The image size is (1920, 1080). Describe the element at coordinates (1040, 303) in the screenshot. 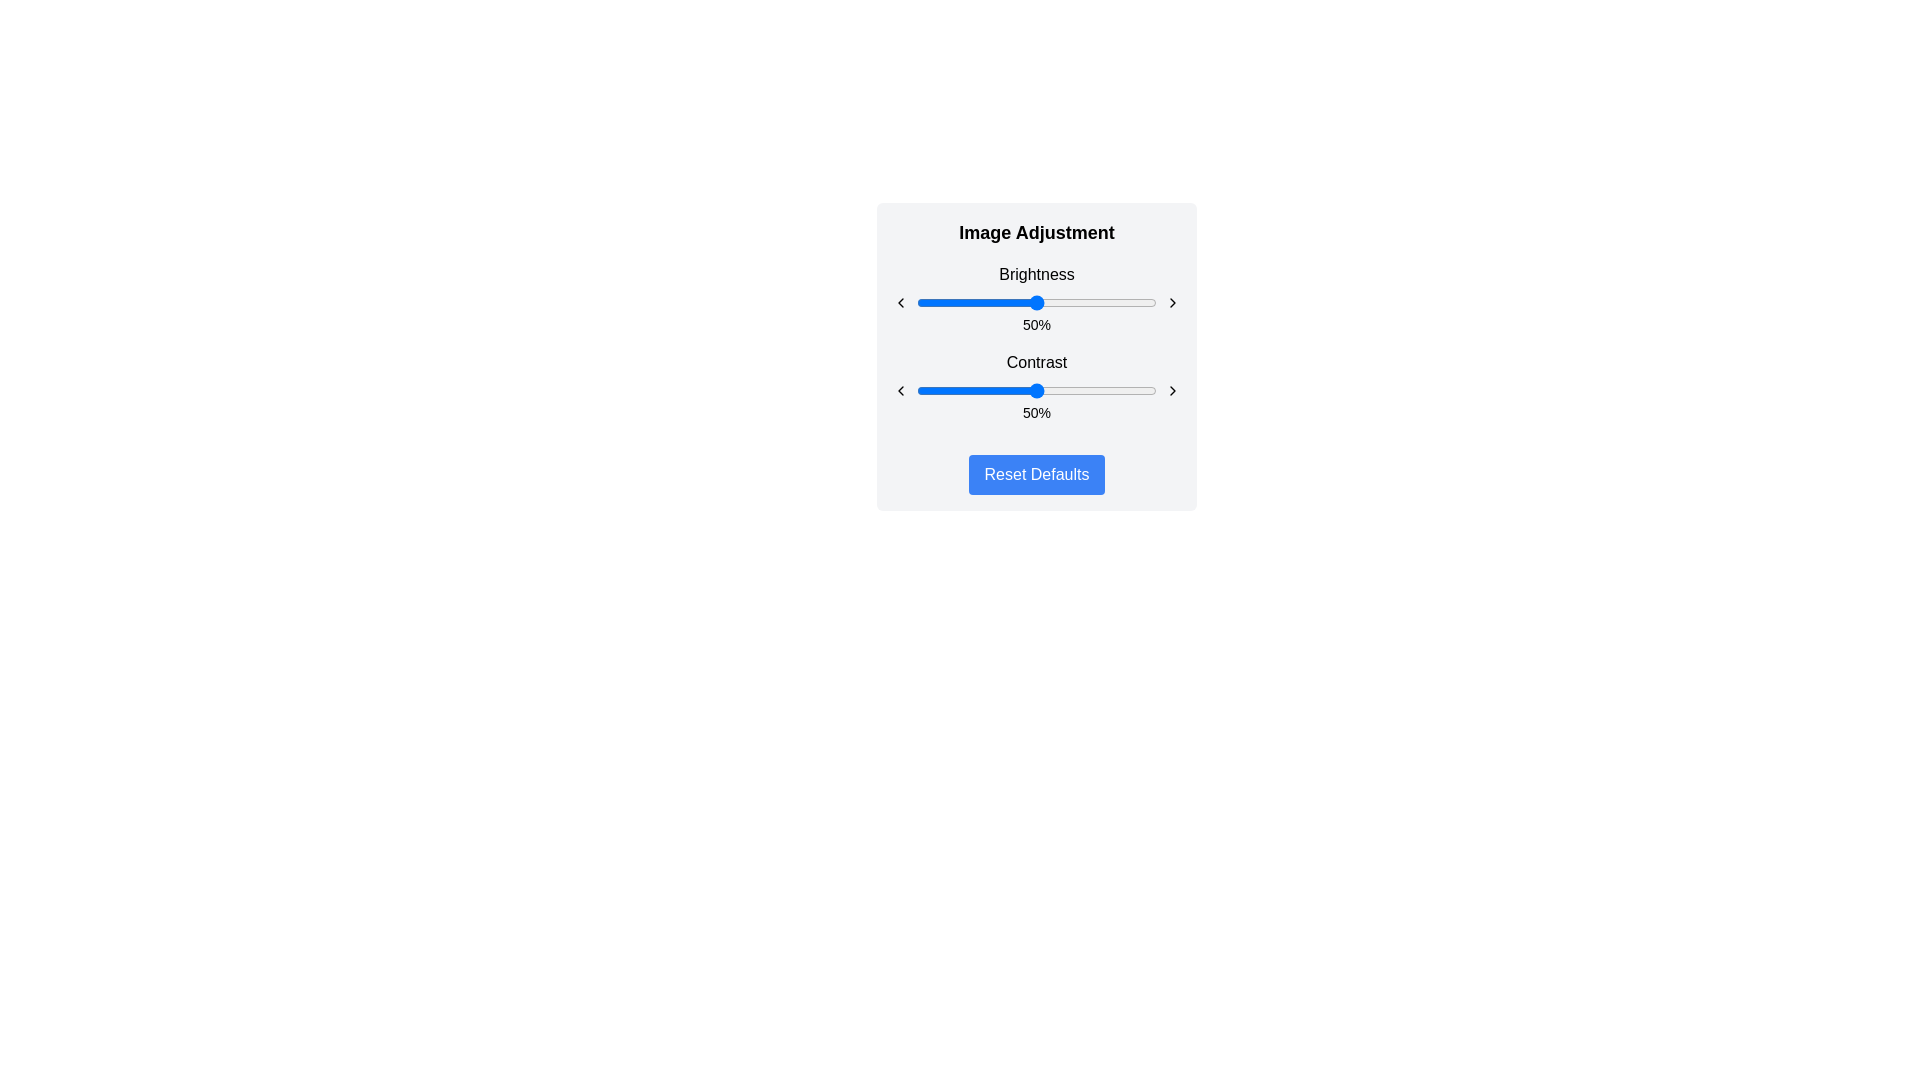

I see `brightness` at that location.